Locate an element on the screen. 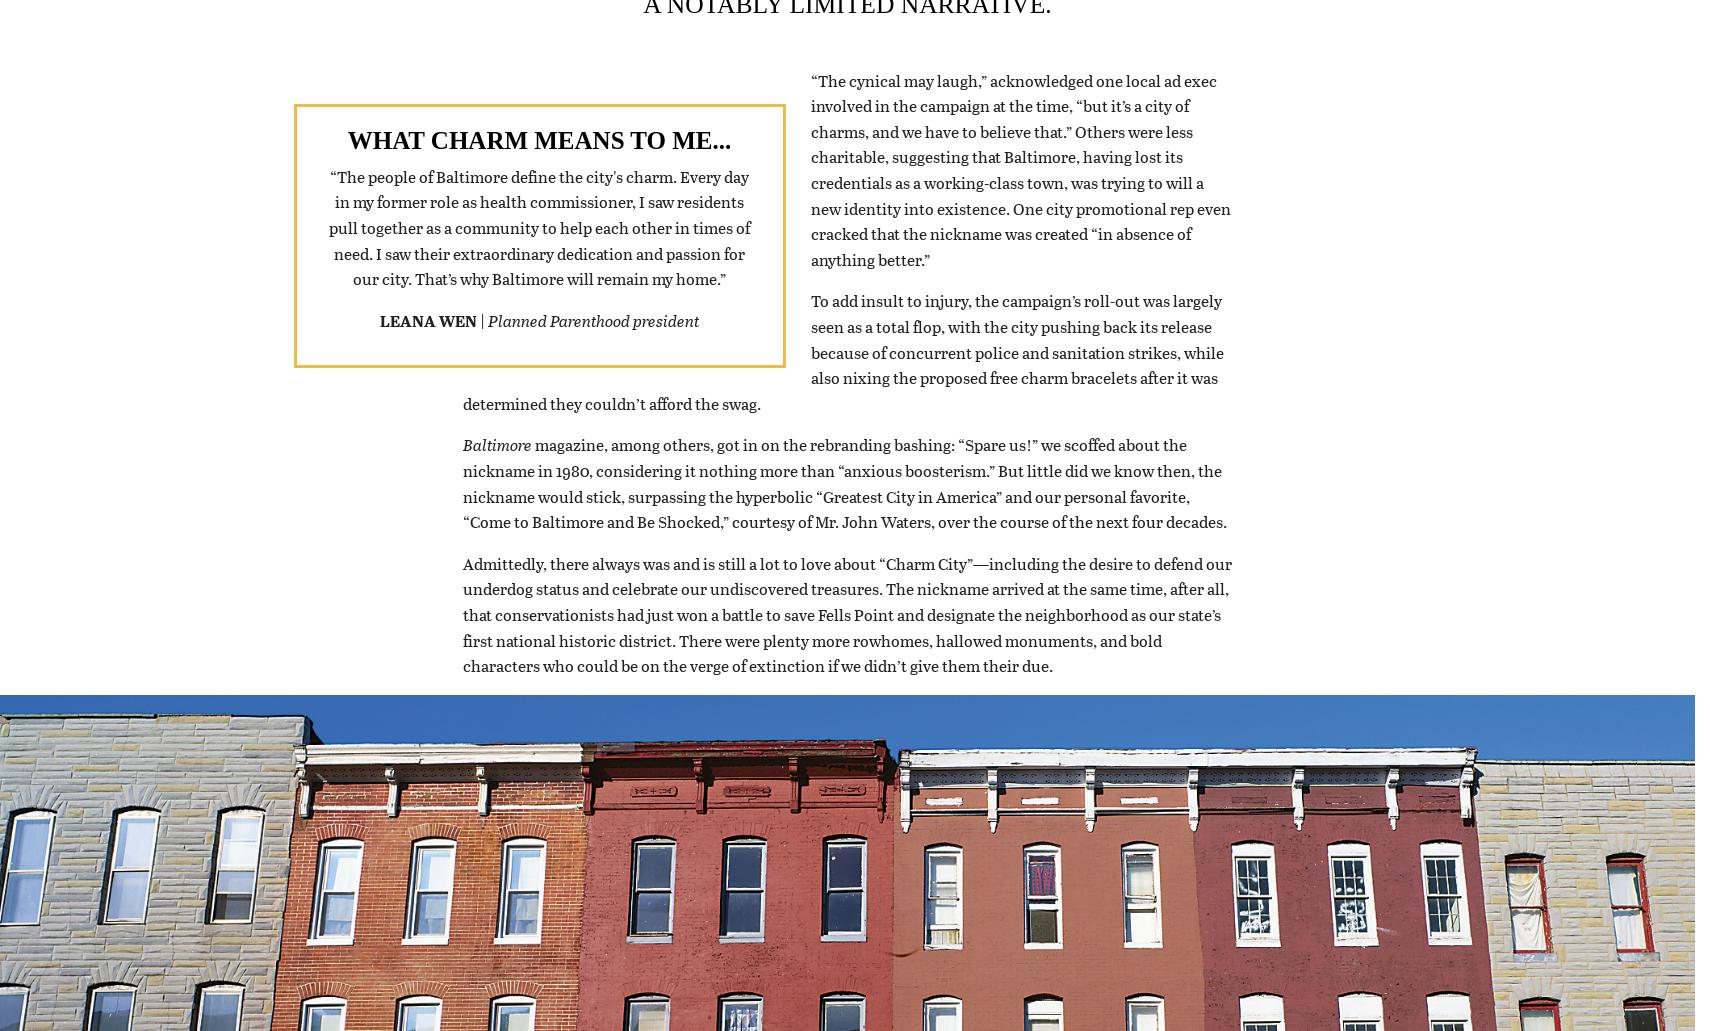 The image size is (1710, 1031). 'Planned Parenthood president' is located at coordinates (488, 344).